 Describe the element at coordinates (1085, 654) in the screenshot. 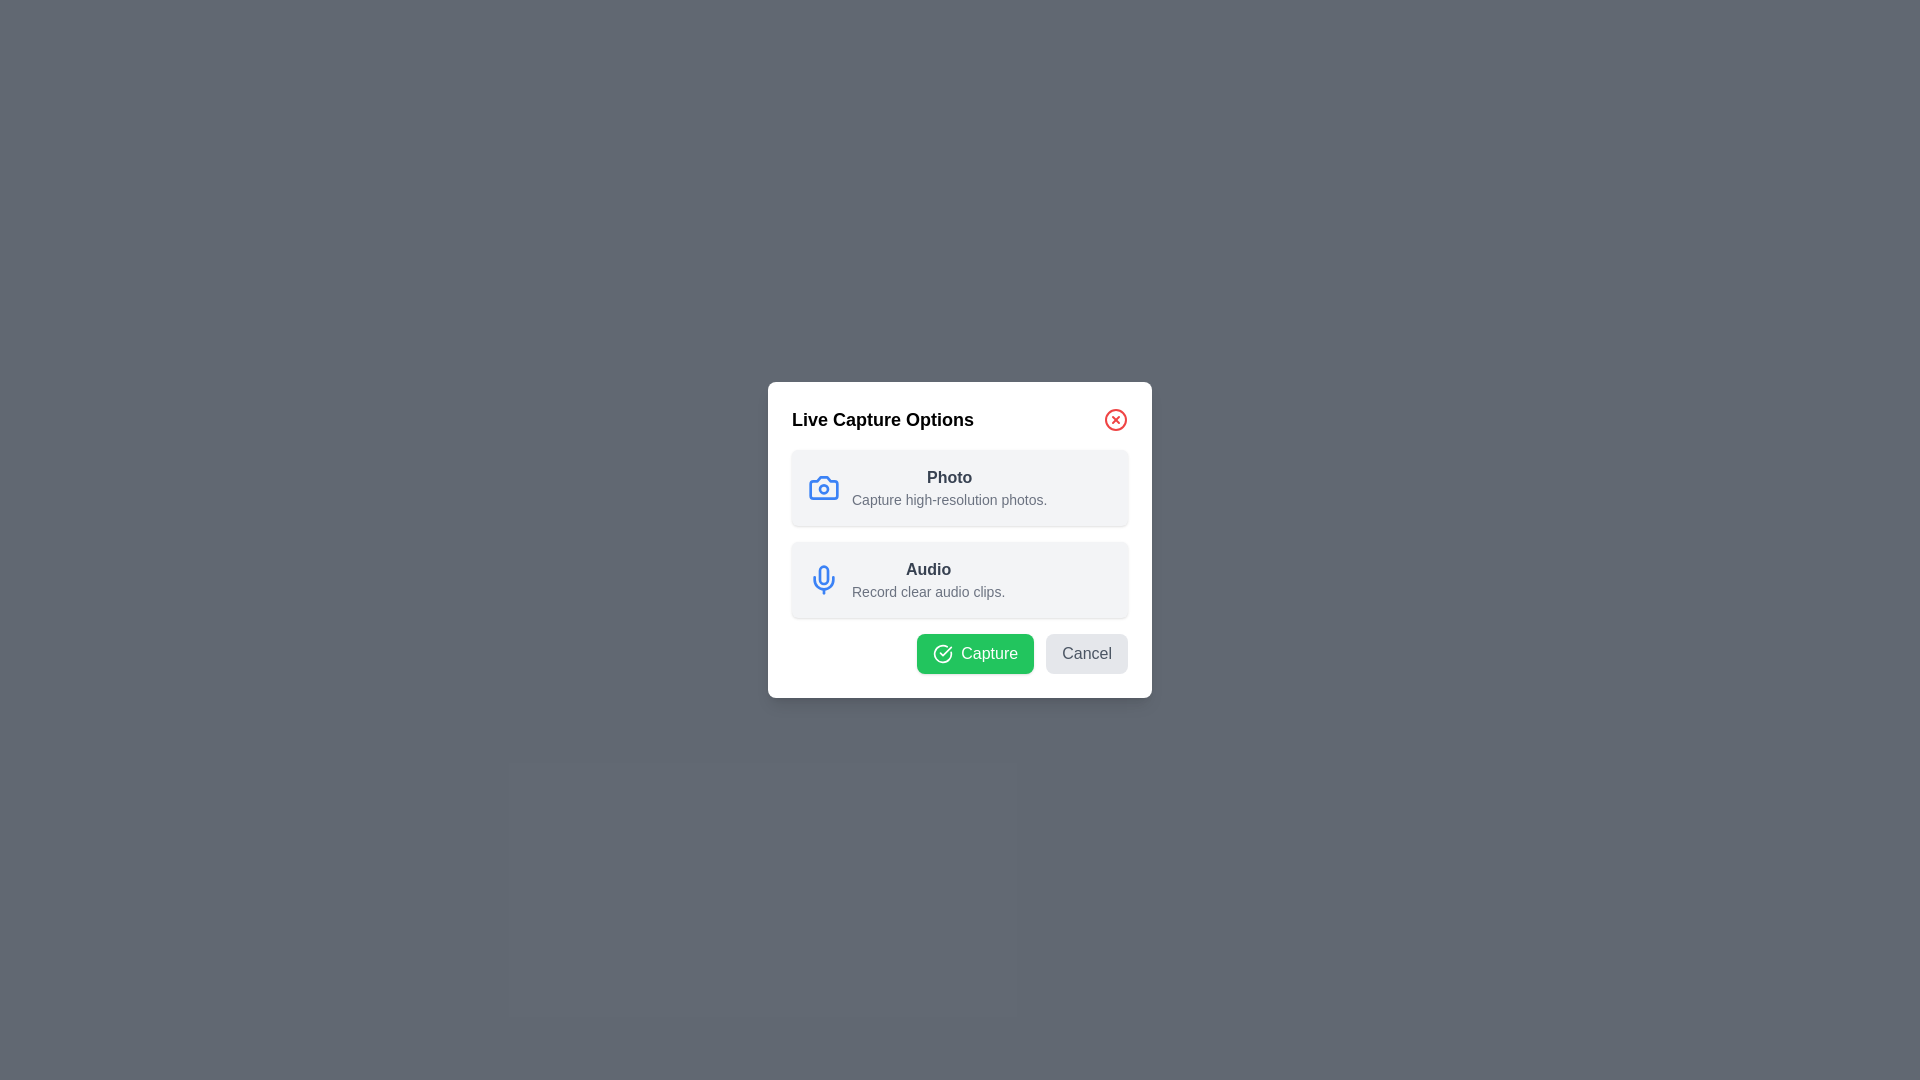

I see `the cancel button to toggle the dialog visibility` at that location.